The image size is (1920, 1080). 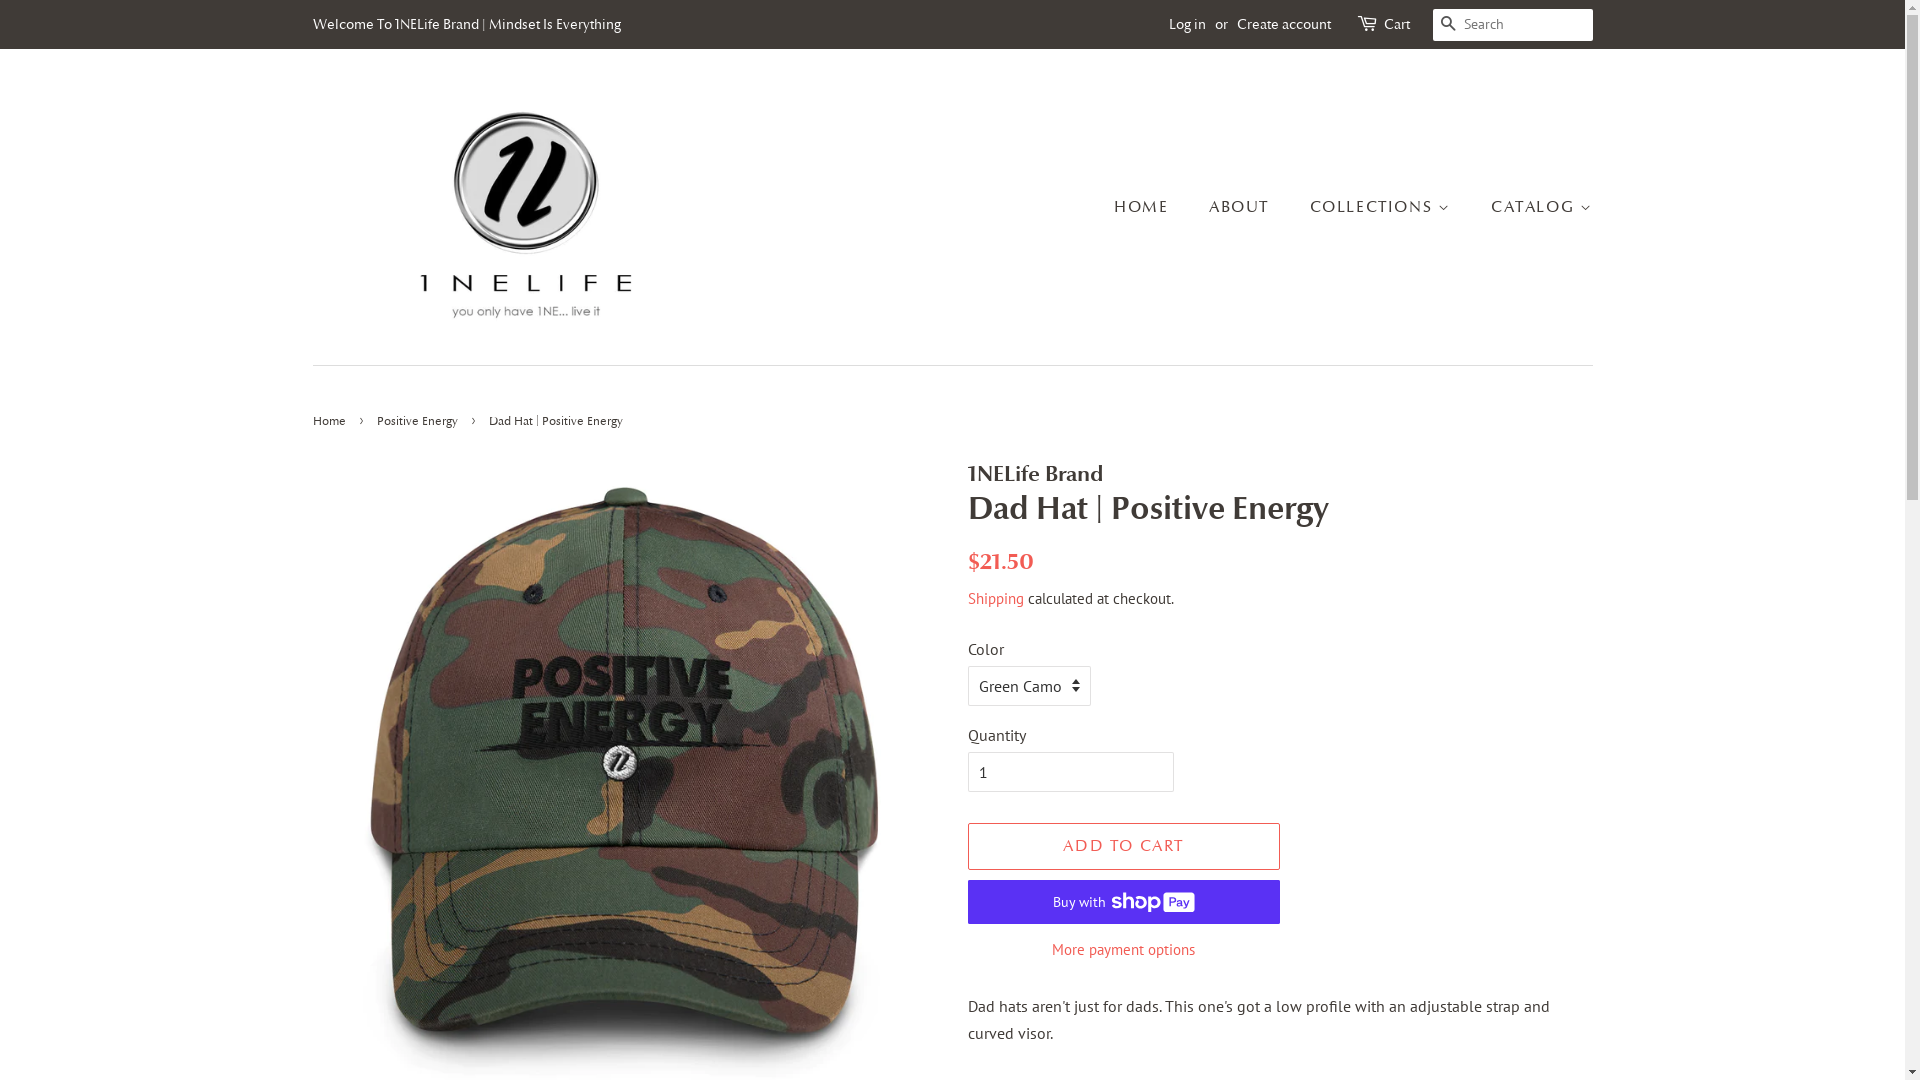 I want to click on 'Log in', so click(x=1186, y=23).